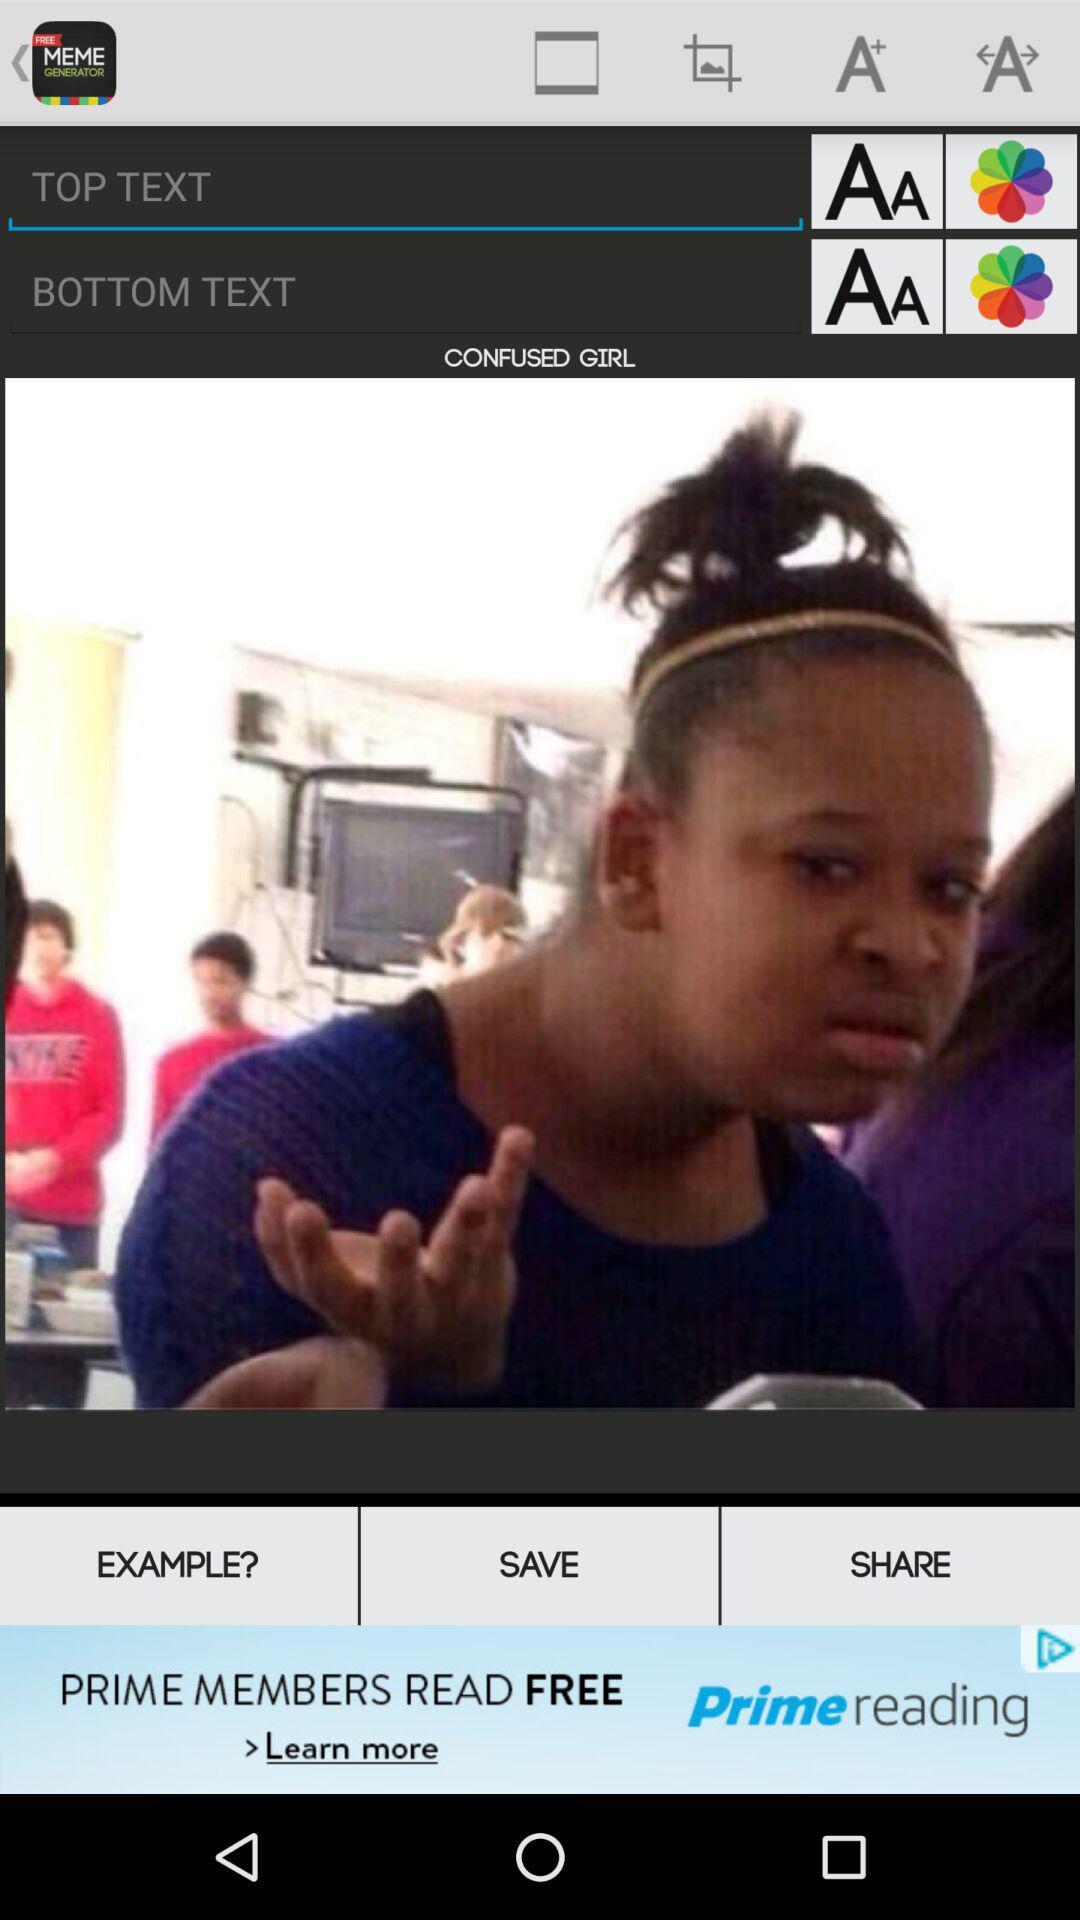 The image size is (1080, 1920). I want to click on enter text, so click(405, 290).